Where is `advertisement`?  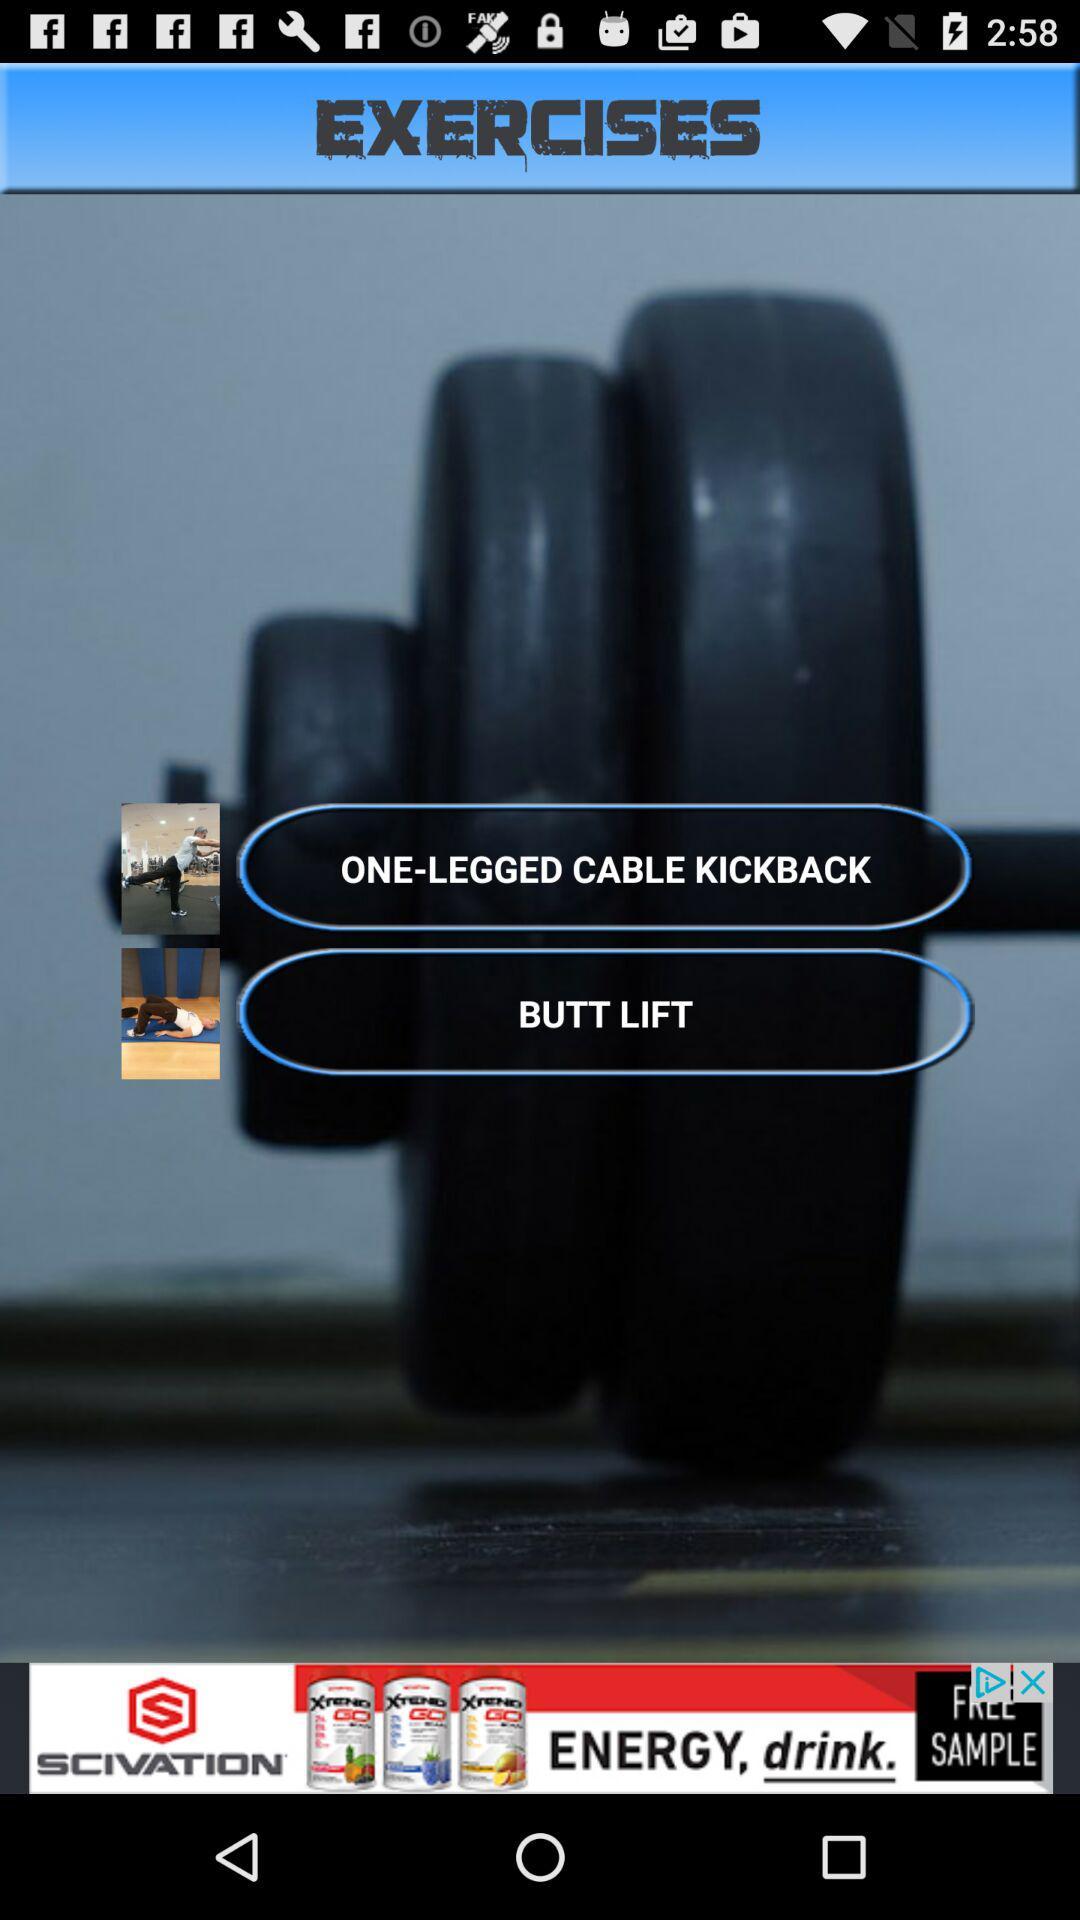
advertisement is located at coordinates (540, 1727).